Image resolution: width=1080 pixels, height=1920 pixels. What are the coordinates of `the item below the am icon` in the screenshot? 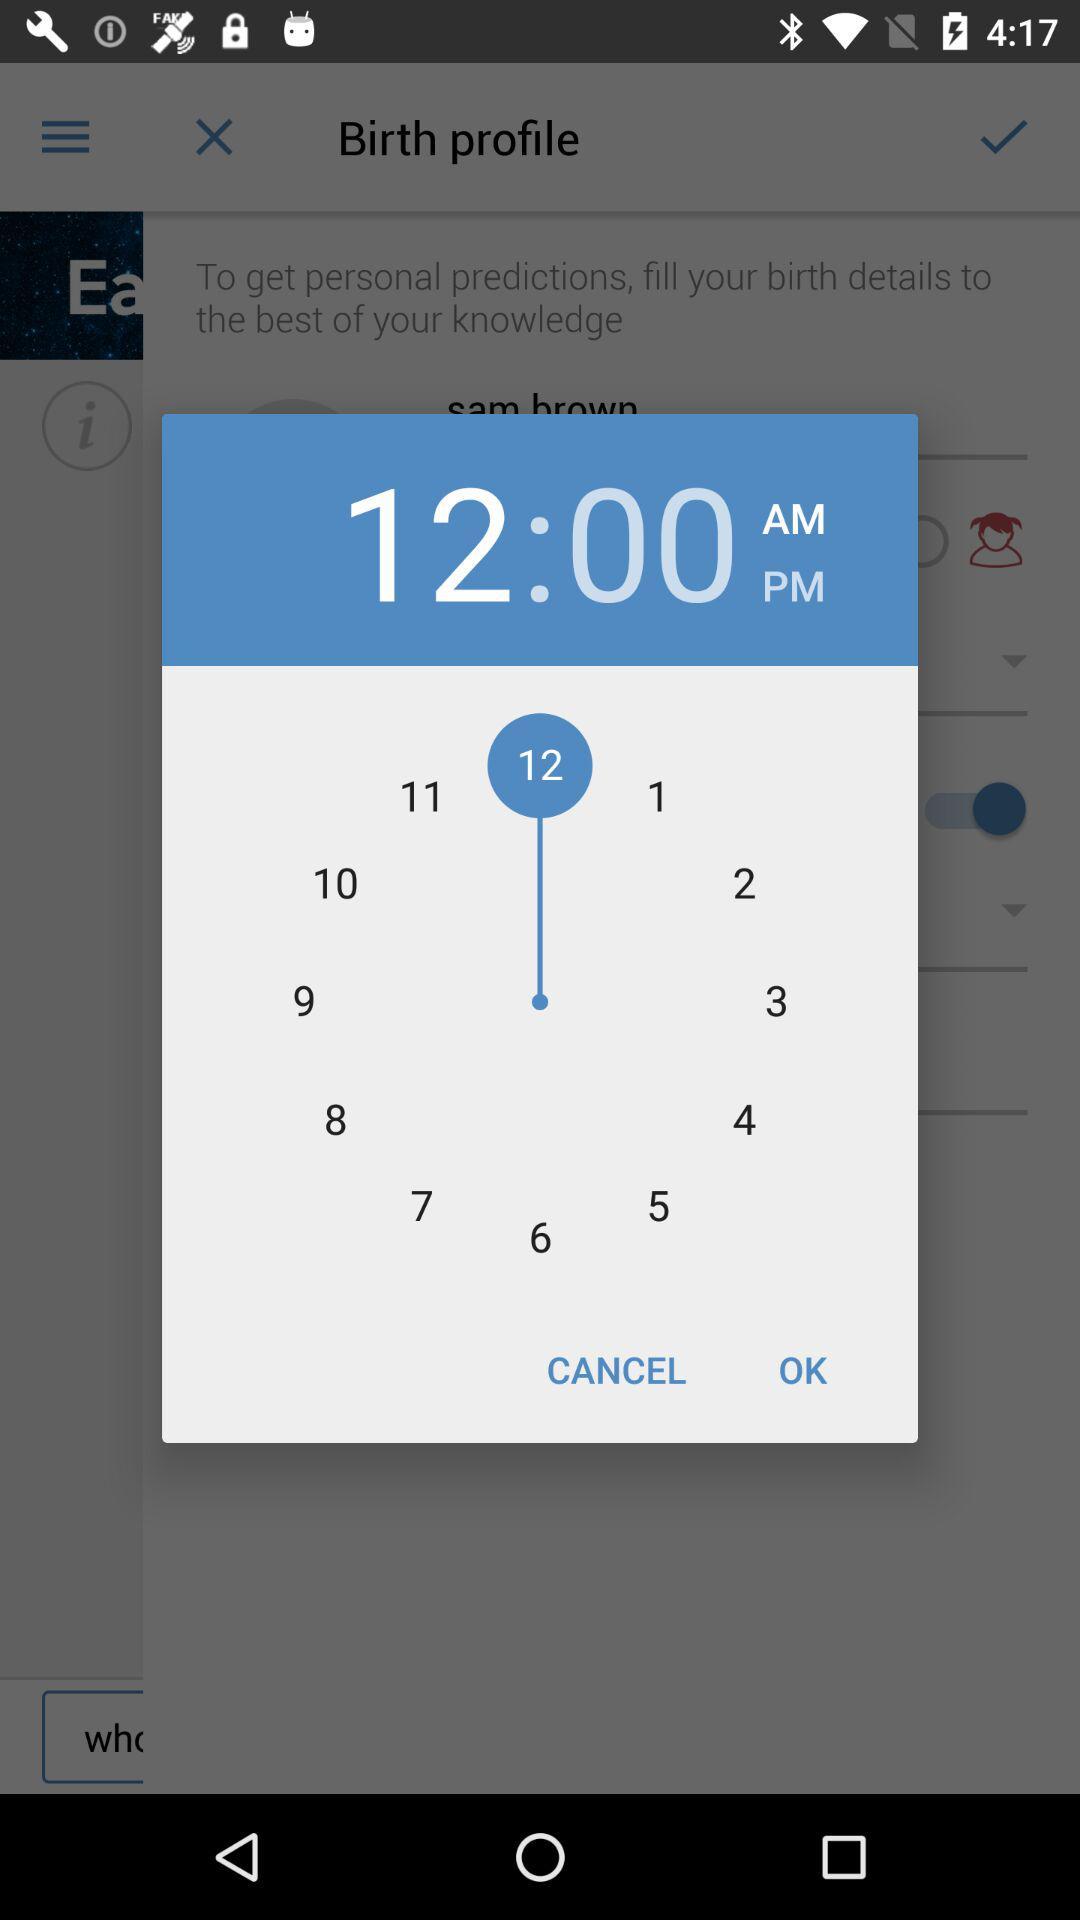 It's located at (792, 578).